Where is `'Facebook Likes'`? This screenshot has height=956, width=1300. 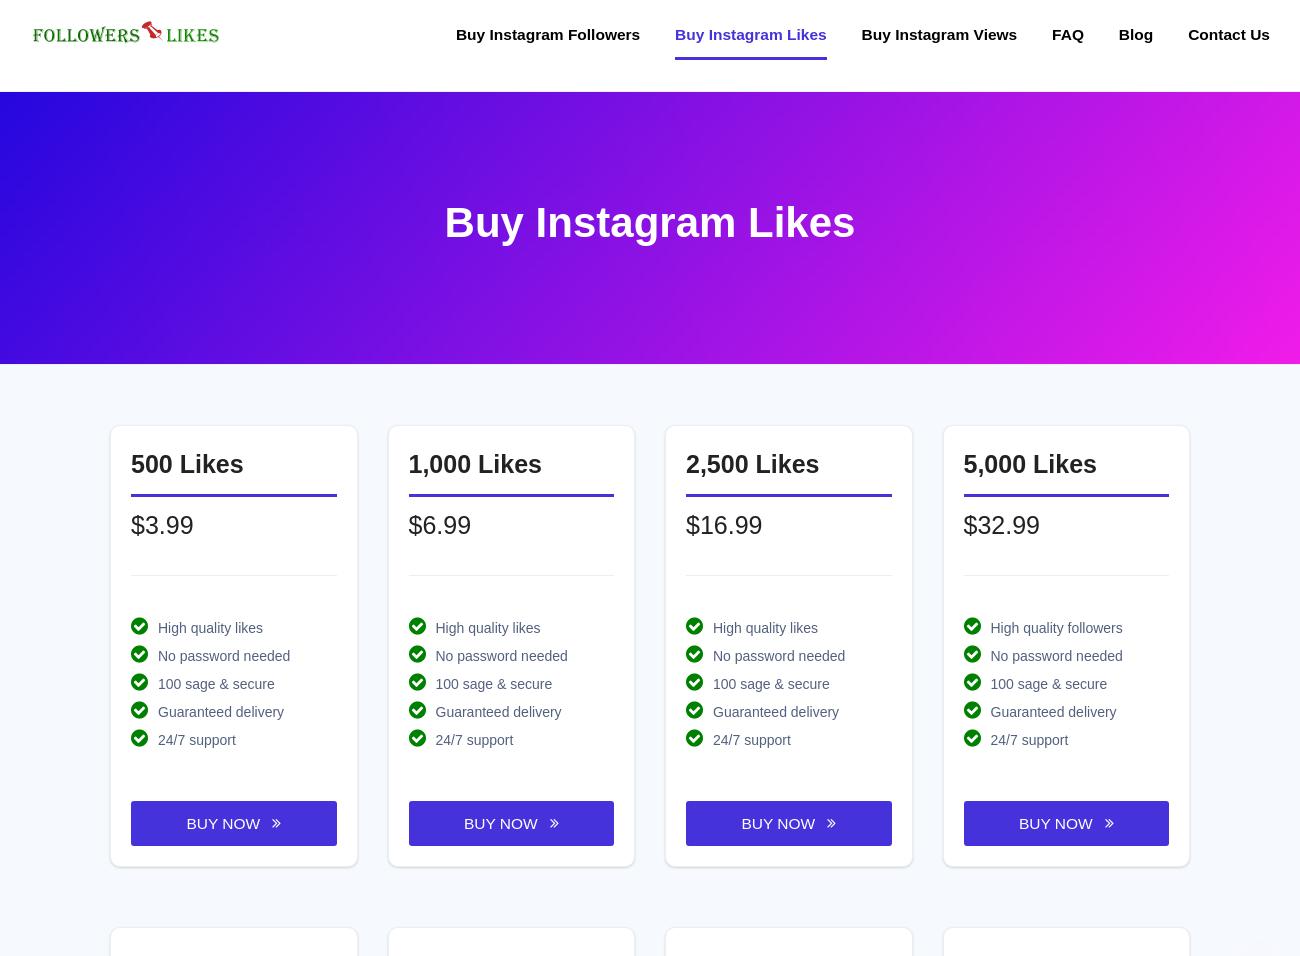
'Facebook Likes' is located at coordinates (435, 796).